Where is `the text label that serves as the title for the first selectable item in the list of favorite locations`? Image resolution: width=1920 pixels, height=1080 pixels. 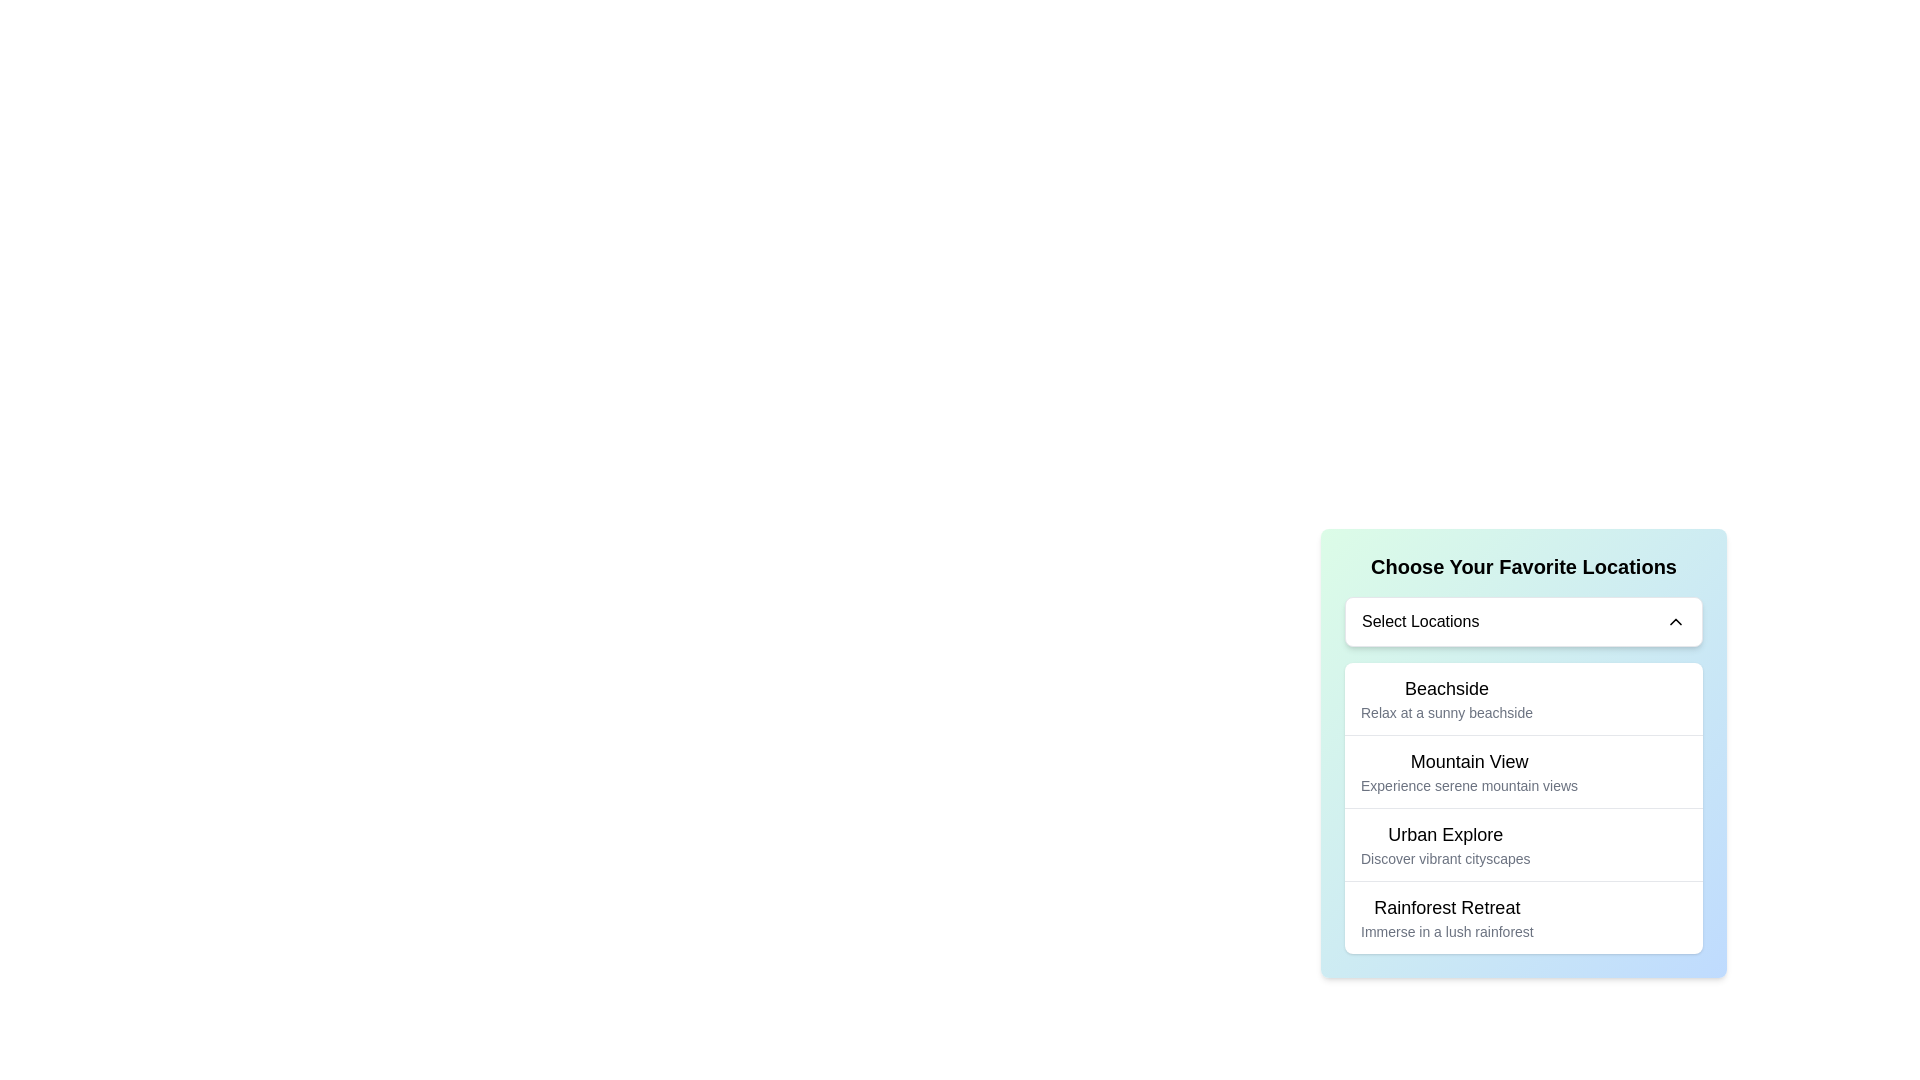 the text label that serves as the title for the first selectable item in the list of favorite locations is located at coordinates (1446, 688).